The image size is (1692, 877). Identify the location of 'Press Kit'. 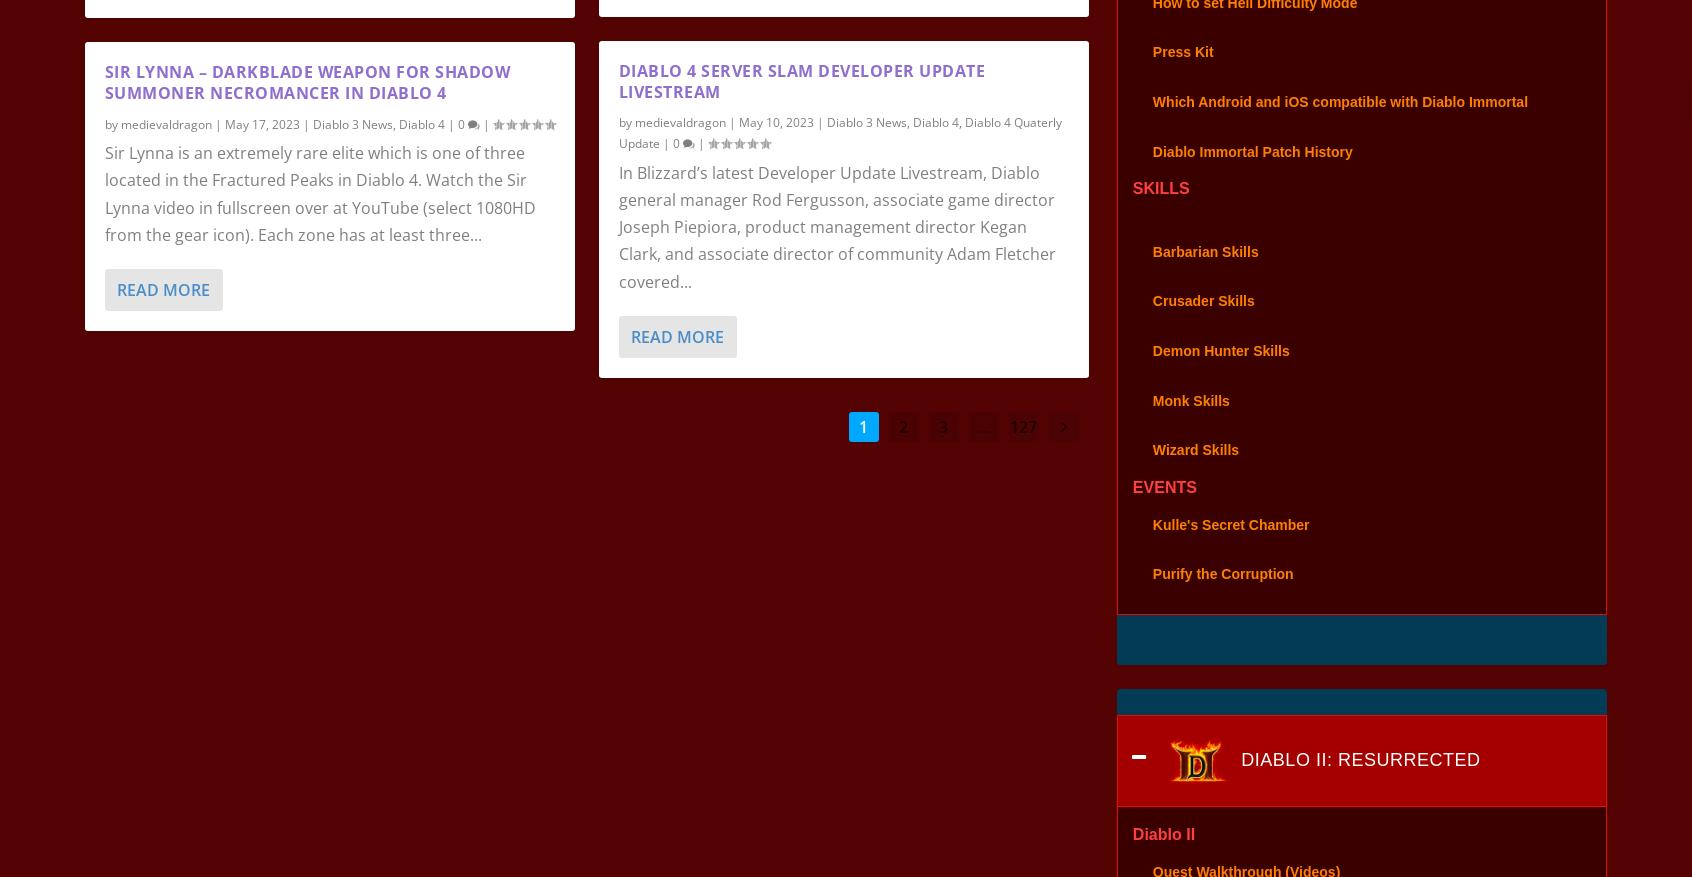
(1181, 79).